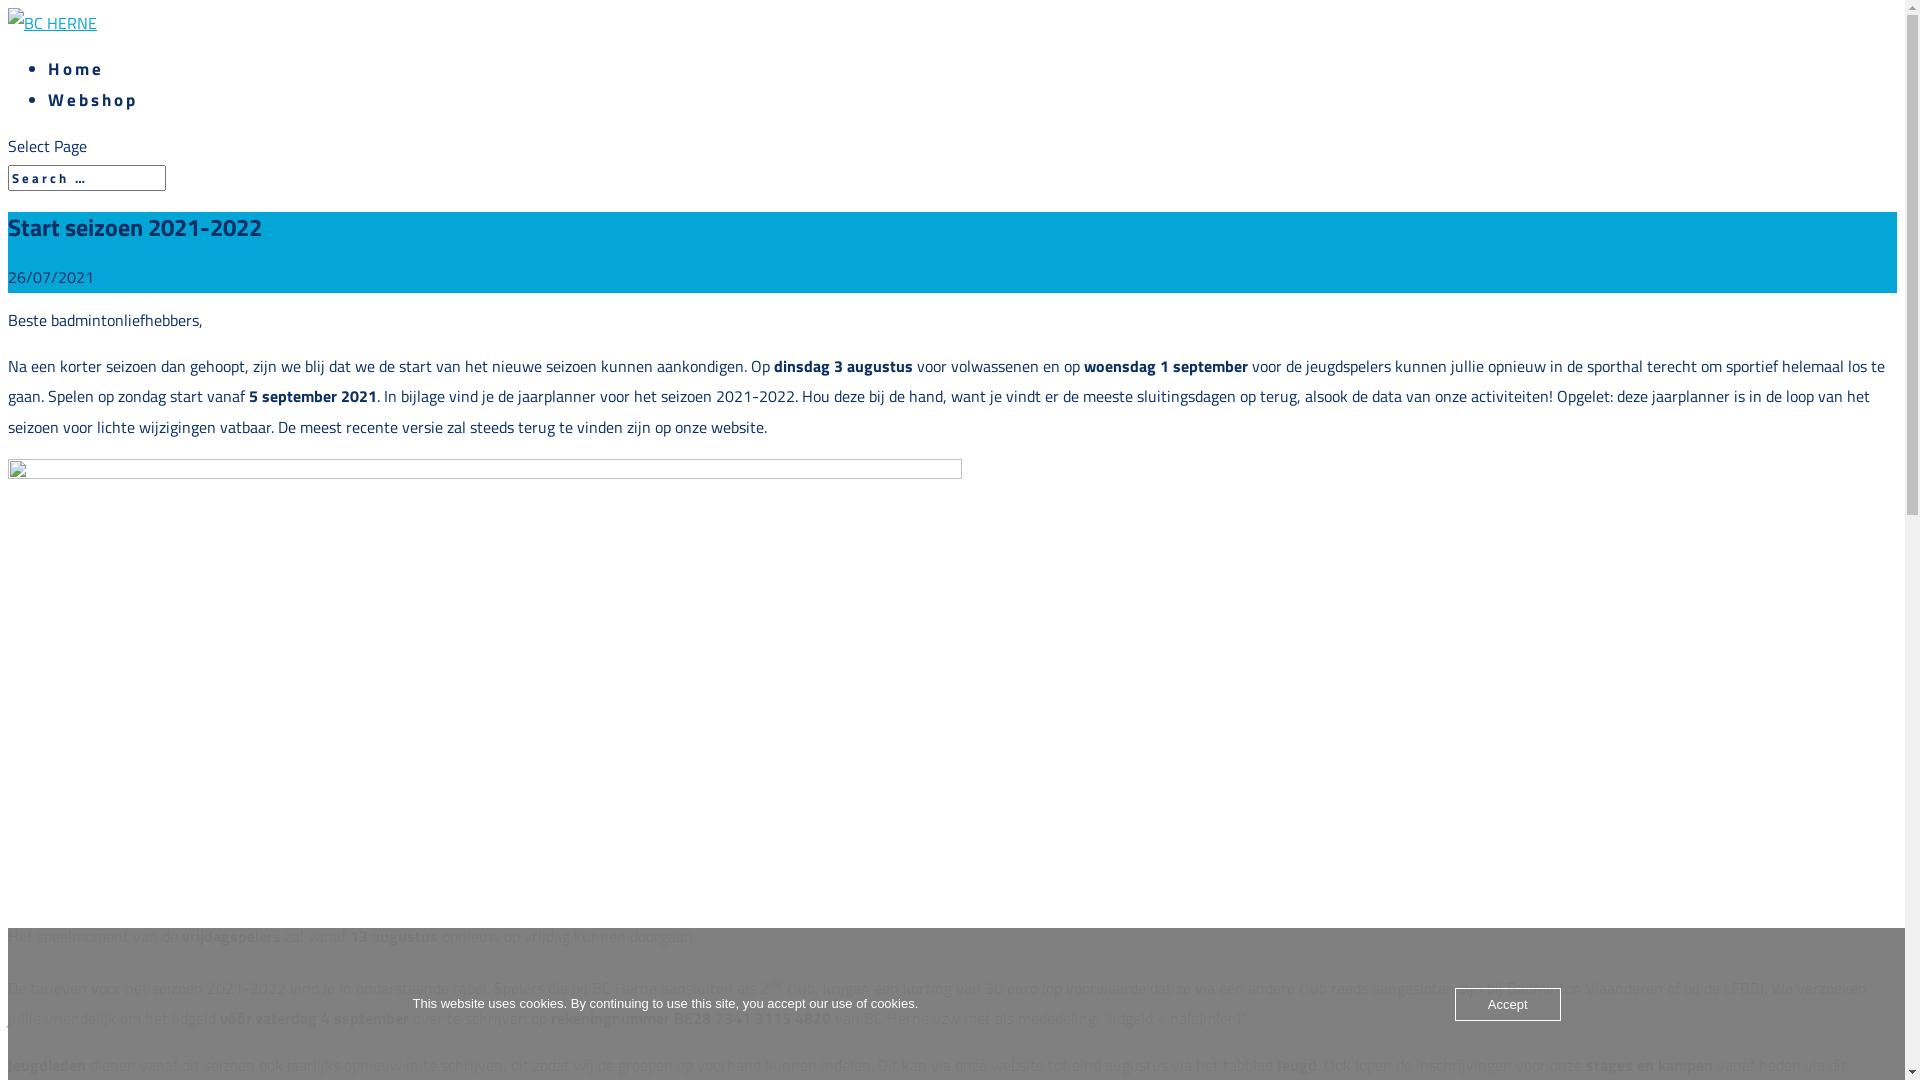 This screenshot has width=1920, height=1080. What do you see at coordinates (1507, 1004) in the screenshot?
I see `'Accept'` at bounding box center [1507, 1004].